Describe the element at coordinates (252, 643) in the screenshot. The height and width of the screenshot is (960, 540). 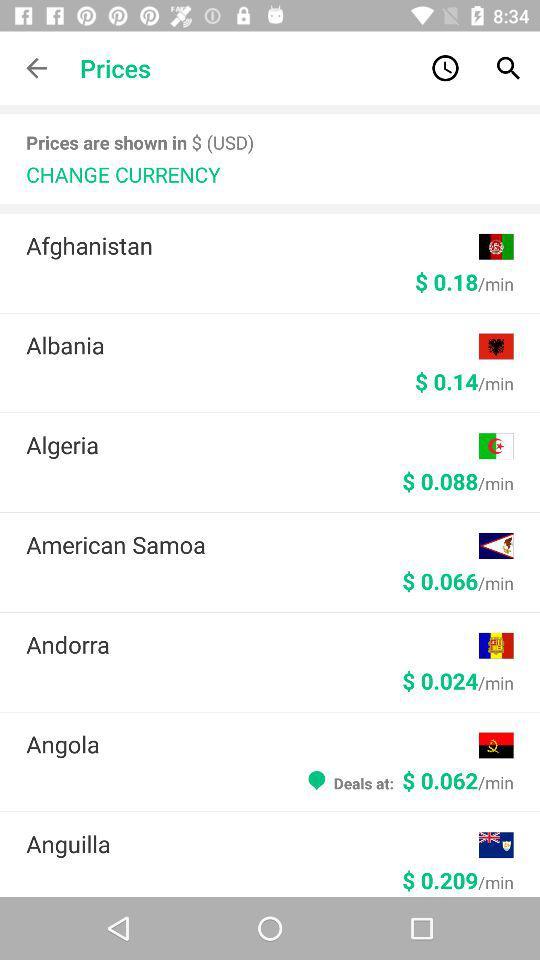
I see `andorra` at that location.